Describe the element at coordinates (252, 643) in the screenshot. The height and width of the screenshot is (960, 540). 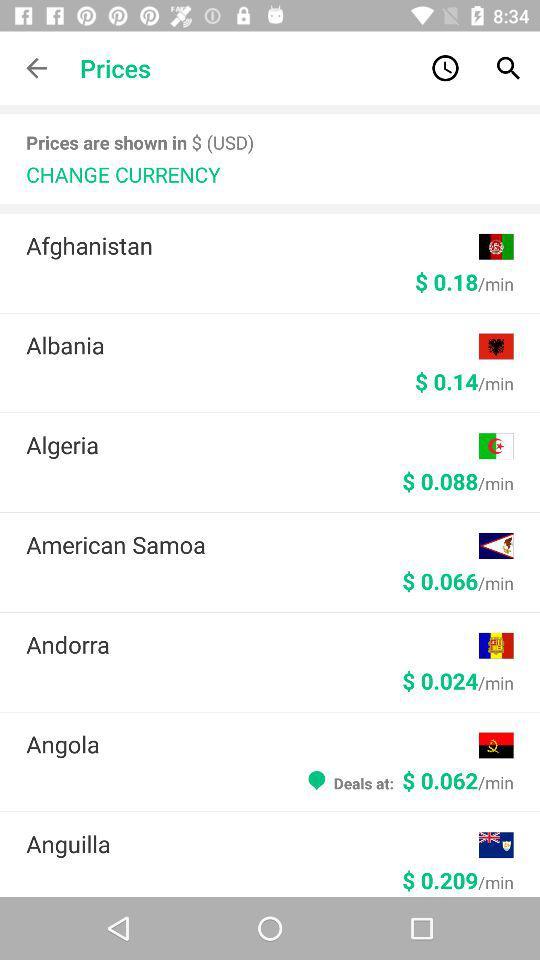
I see `andorra` at that location.